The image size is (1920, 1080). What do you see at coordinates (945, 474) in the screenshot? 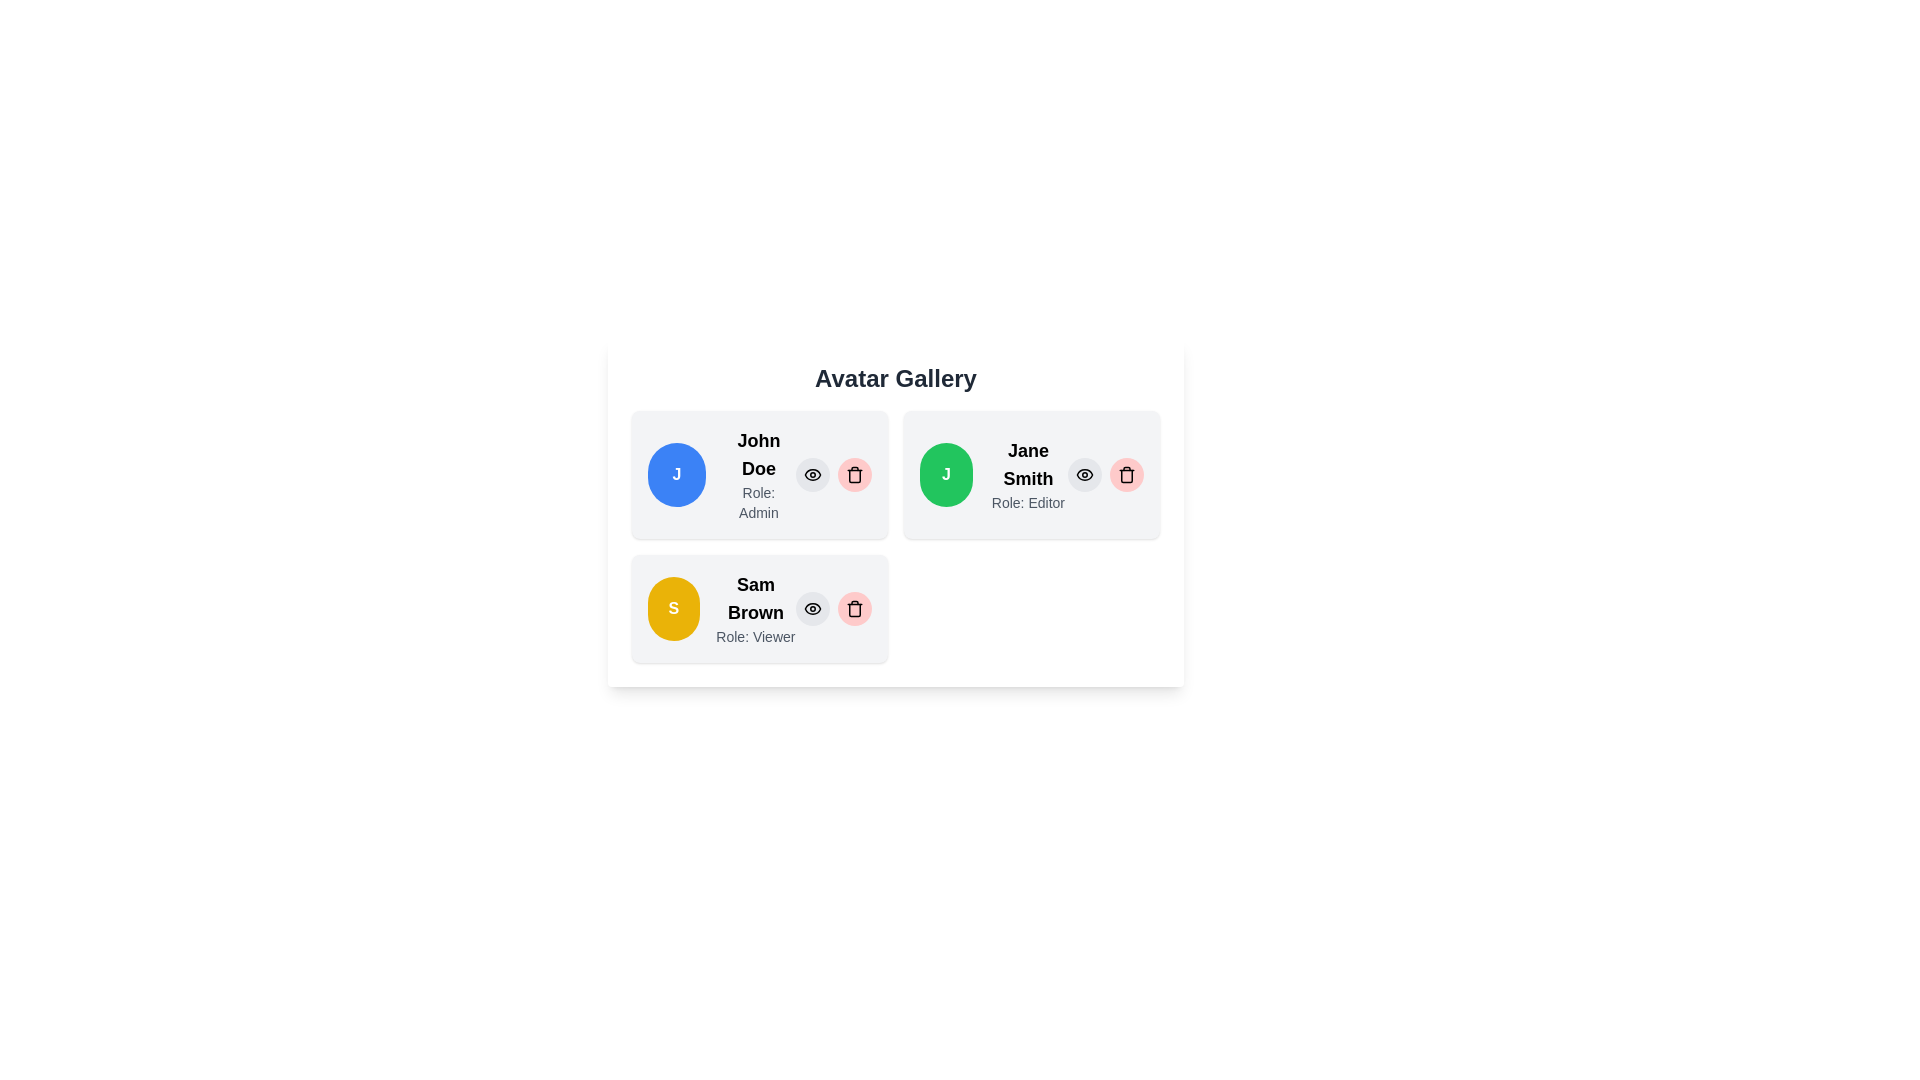
I see `the user avatar, which visually identifies the user with initials, located to the left of 'Jane Smith' and above 'Role: Editor' in the user card` at bounding box center [945, 474].